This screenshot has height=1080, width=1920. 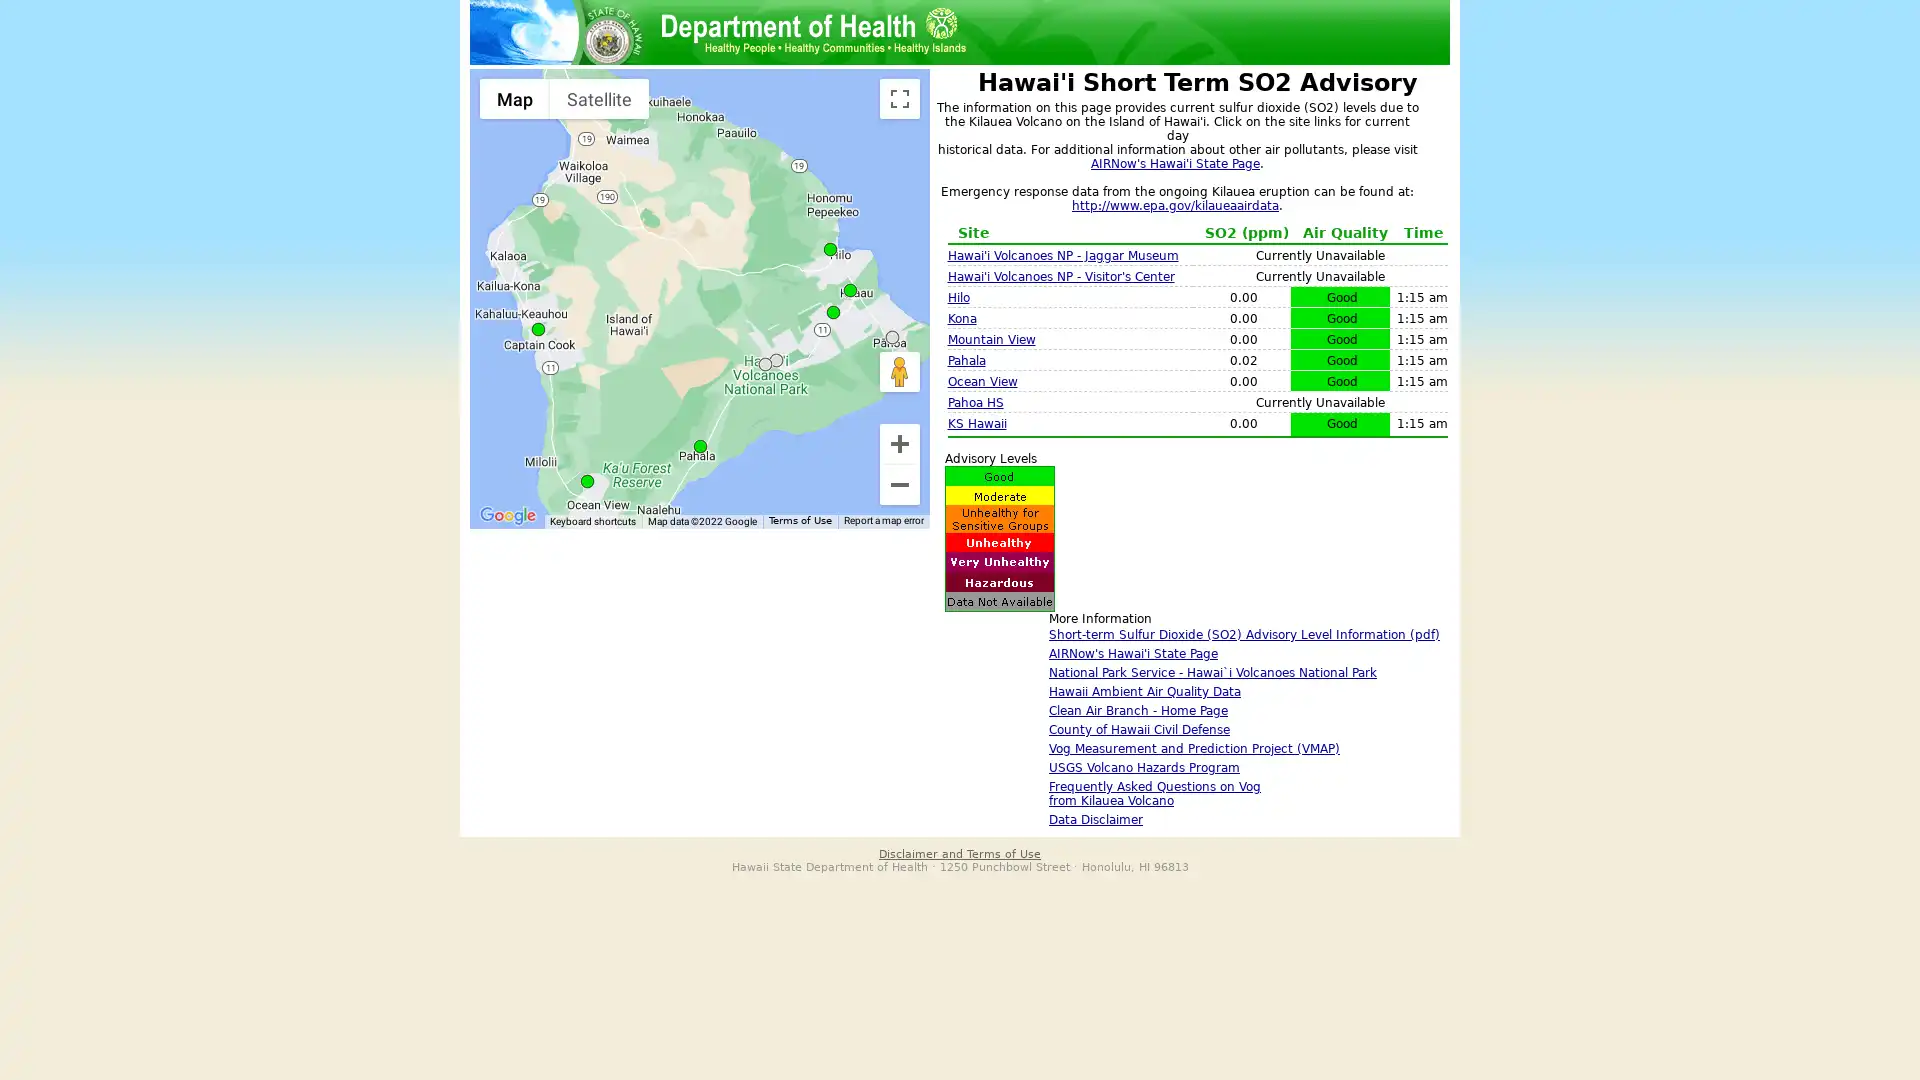 I want to click on Hilo: SO2 0.00 ppm (Good) on 06/28 at 01:15 am, so click(x=830, y=248).